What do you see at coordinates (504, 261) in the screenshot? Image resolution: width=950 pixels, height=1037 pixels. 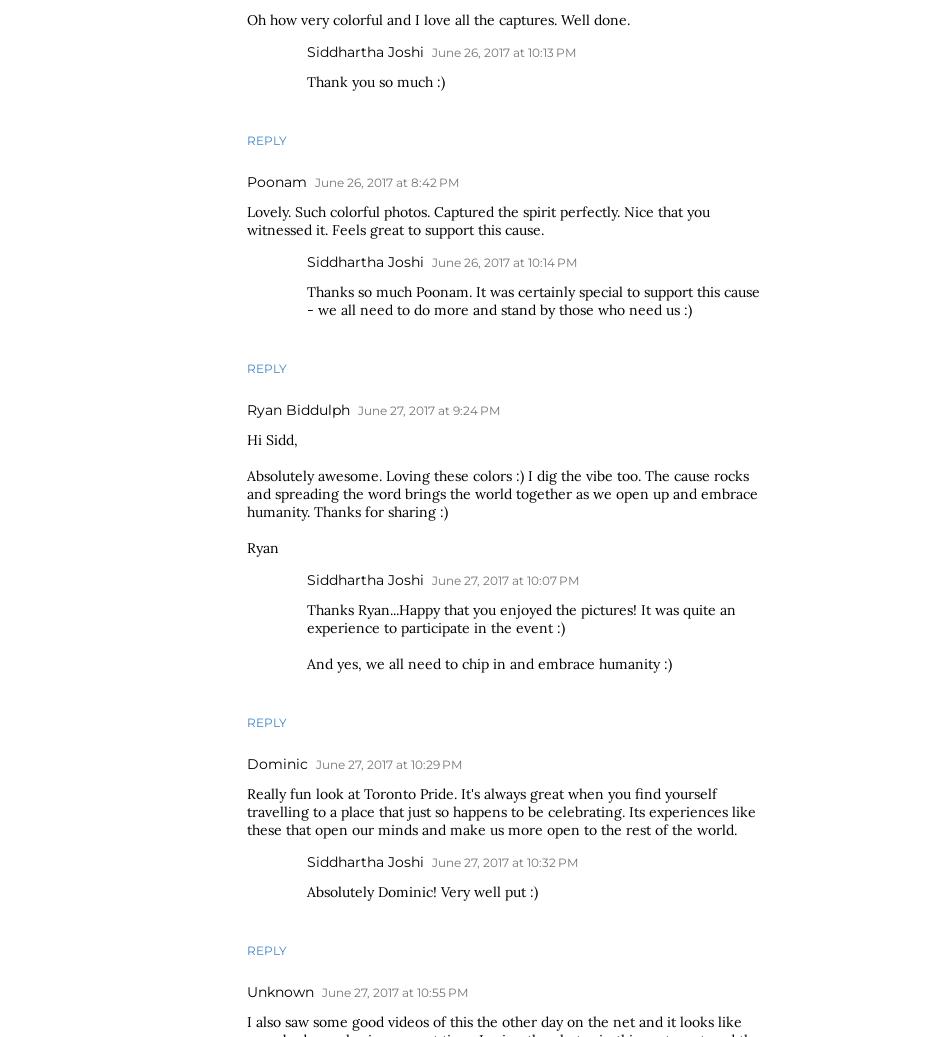 I see `'June 26, 2017 at 10:14 PM'` at bounding box center [504, 261].